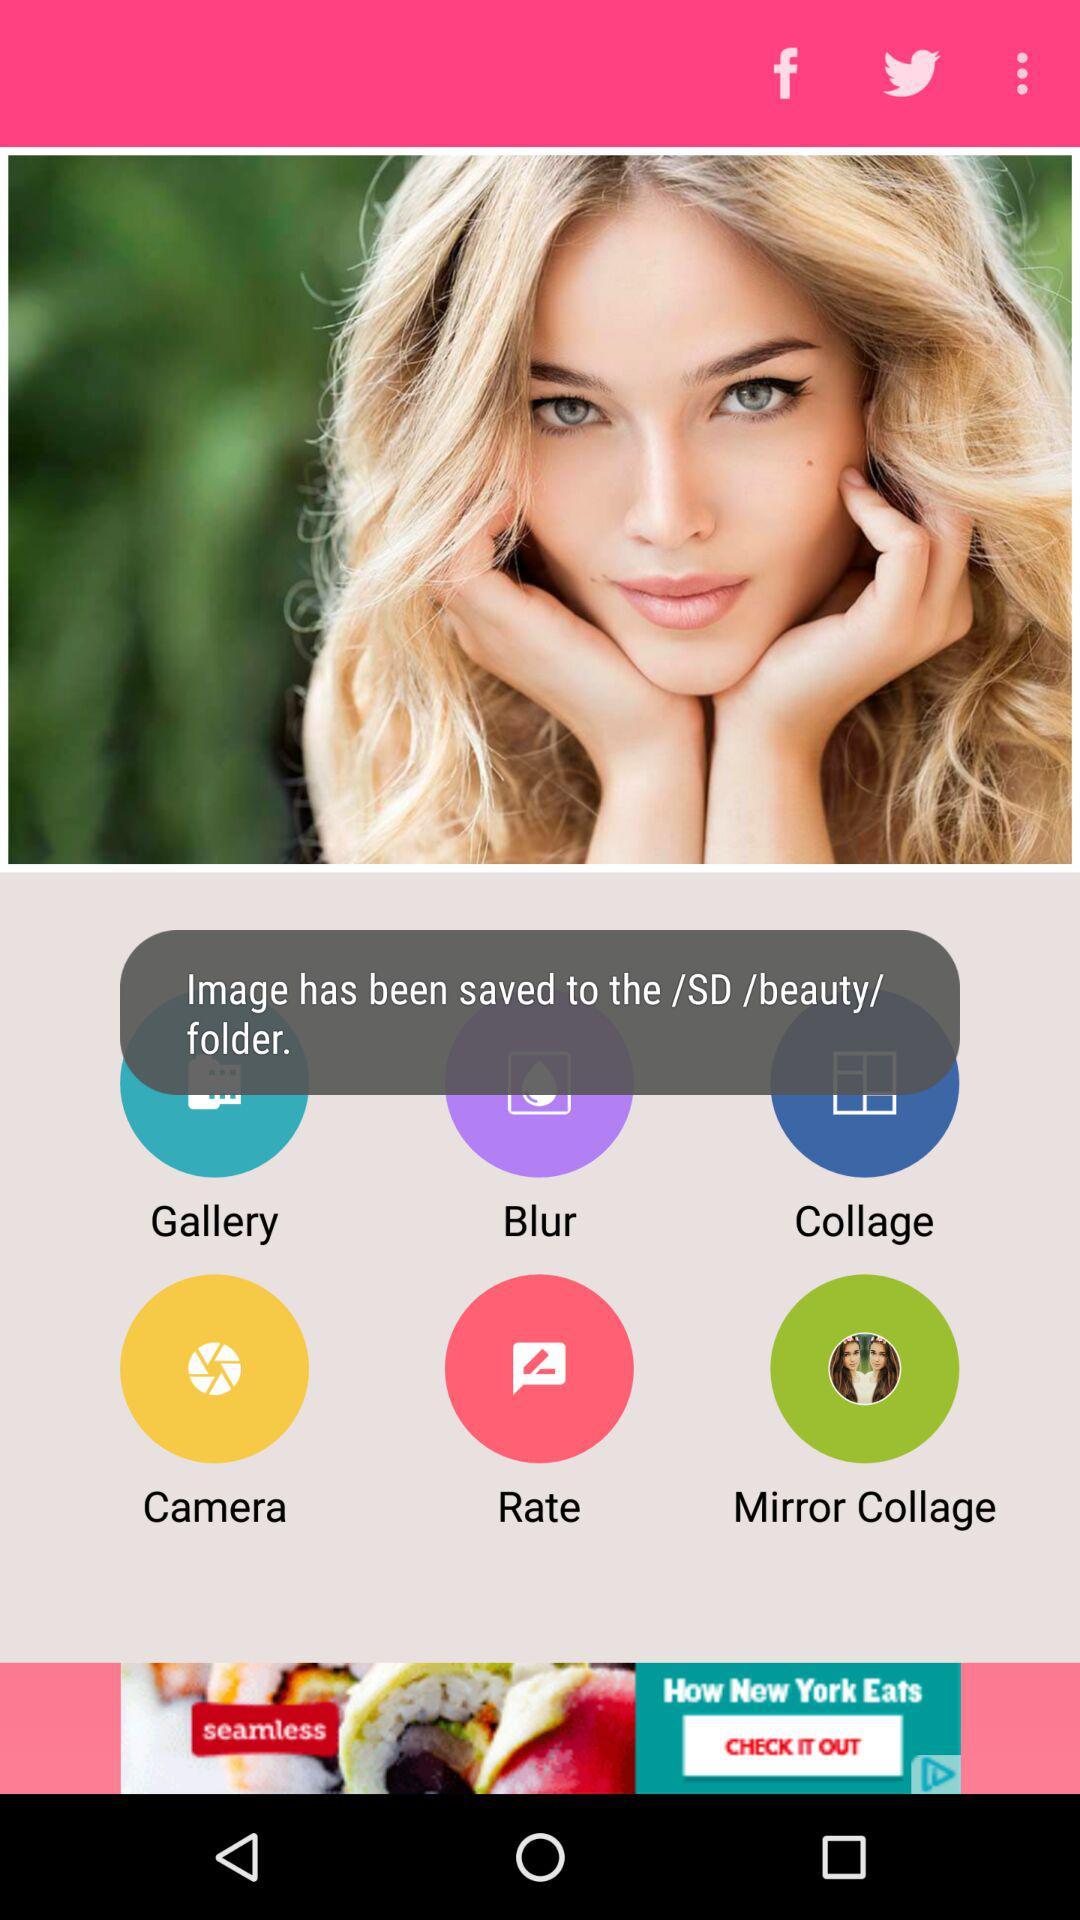  What do you see at coordinates (538, 1082) in the screenshot?
I see `blur the input image` at bounding box center [538, 1082].